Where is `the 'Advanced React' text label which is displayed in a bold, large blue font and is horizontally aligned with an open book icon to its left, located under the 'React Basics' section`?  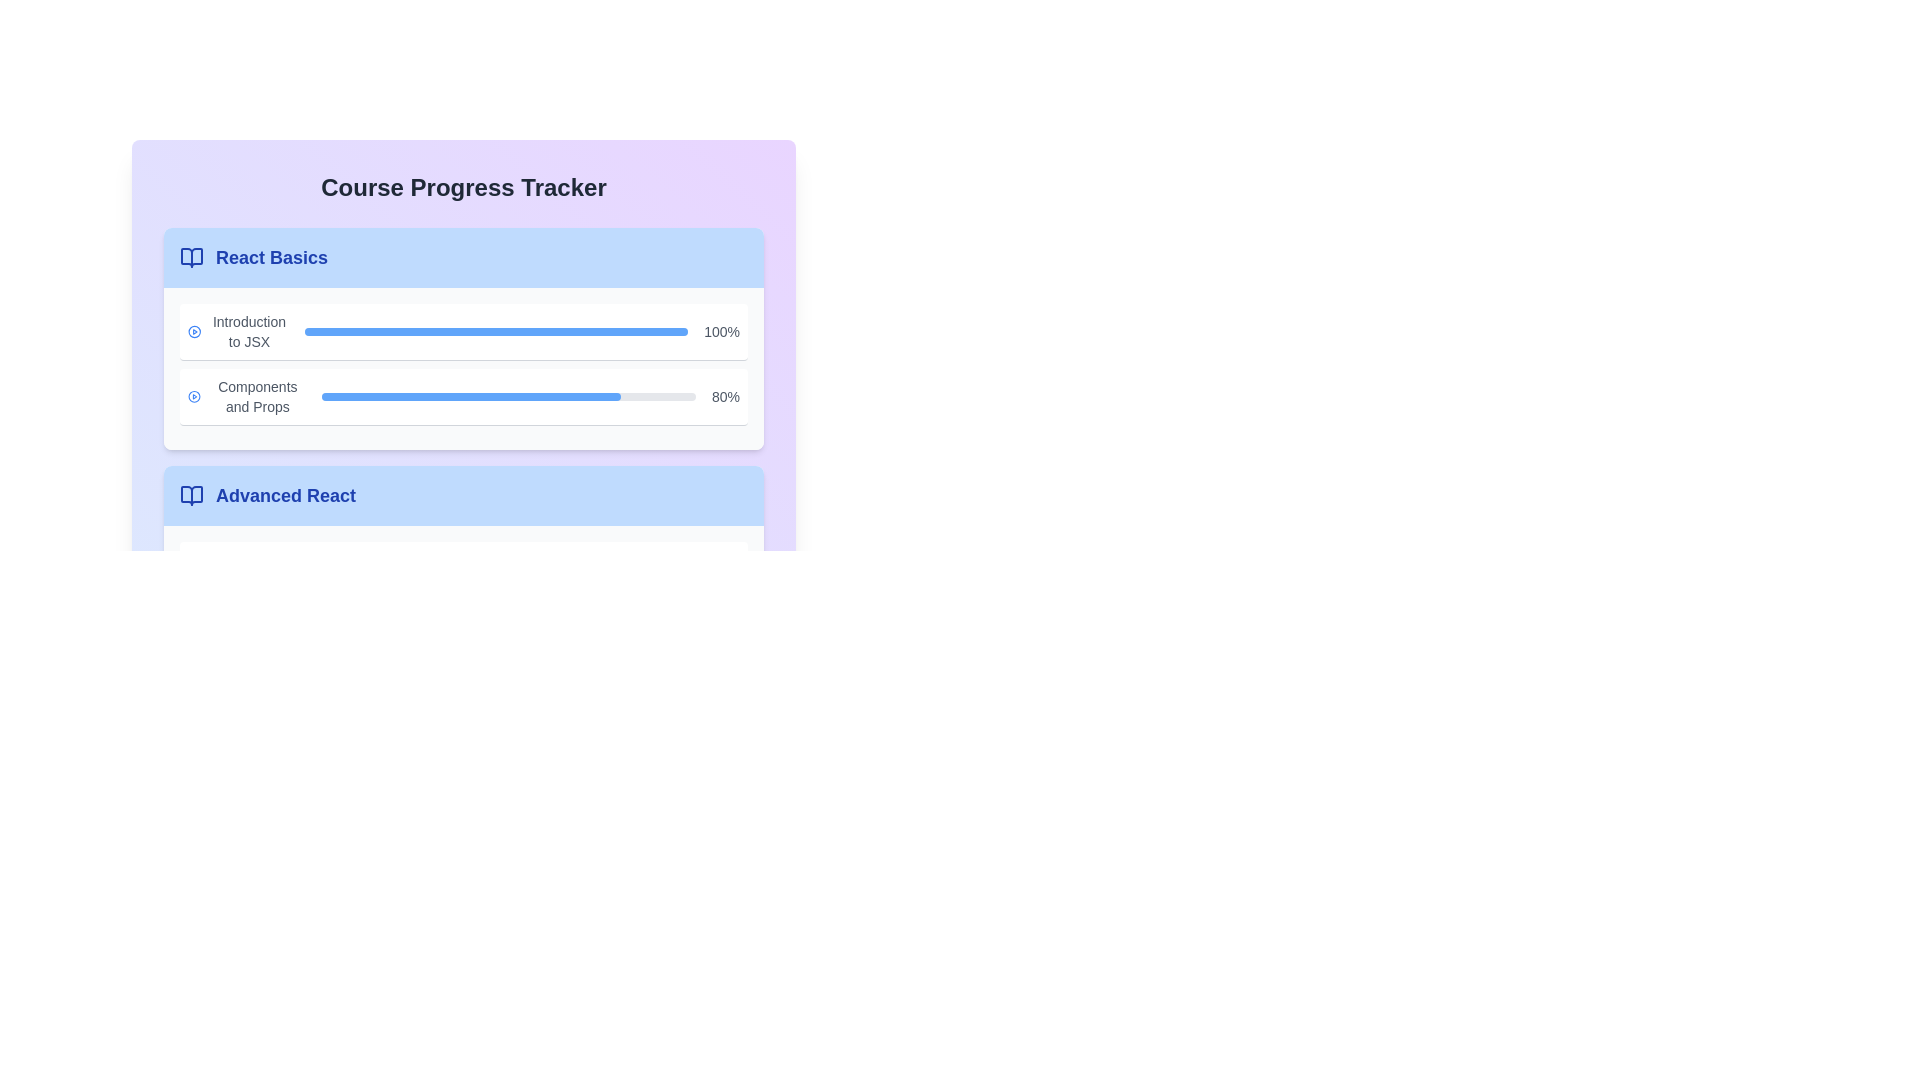 the 'Advanced React' text label which is displayed in a bold, large blue font and is horizontally aligned with an open book icon to its left, located under the 'React Basics' section is located at coordinates (267, 495).